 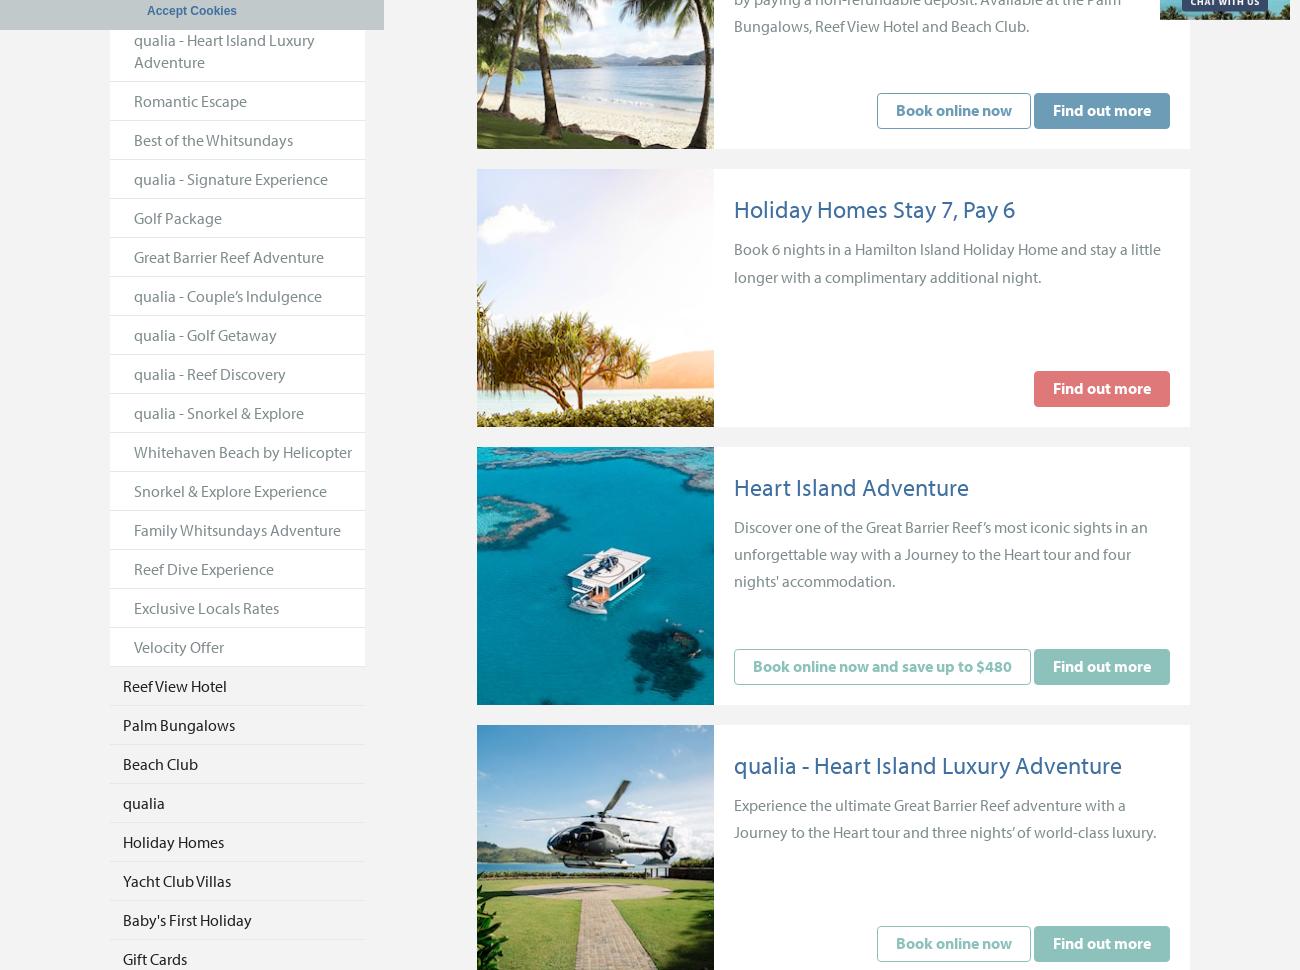 What do you see at coordinates (206, 607) in the screenshot?
I see `'Exclusive Locals Rates'` at bounding box center [206, 607].